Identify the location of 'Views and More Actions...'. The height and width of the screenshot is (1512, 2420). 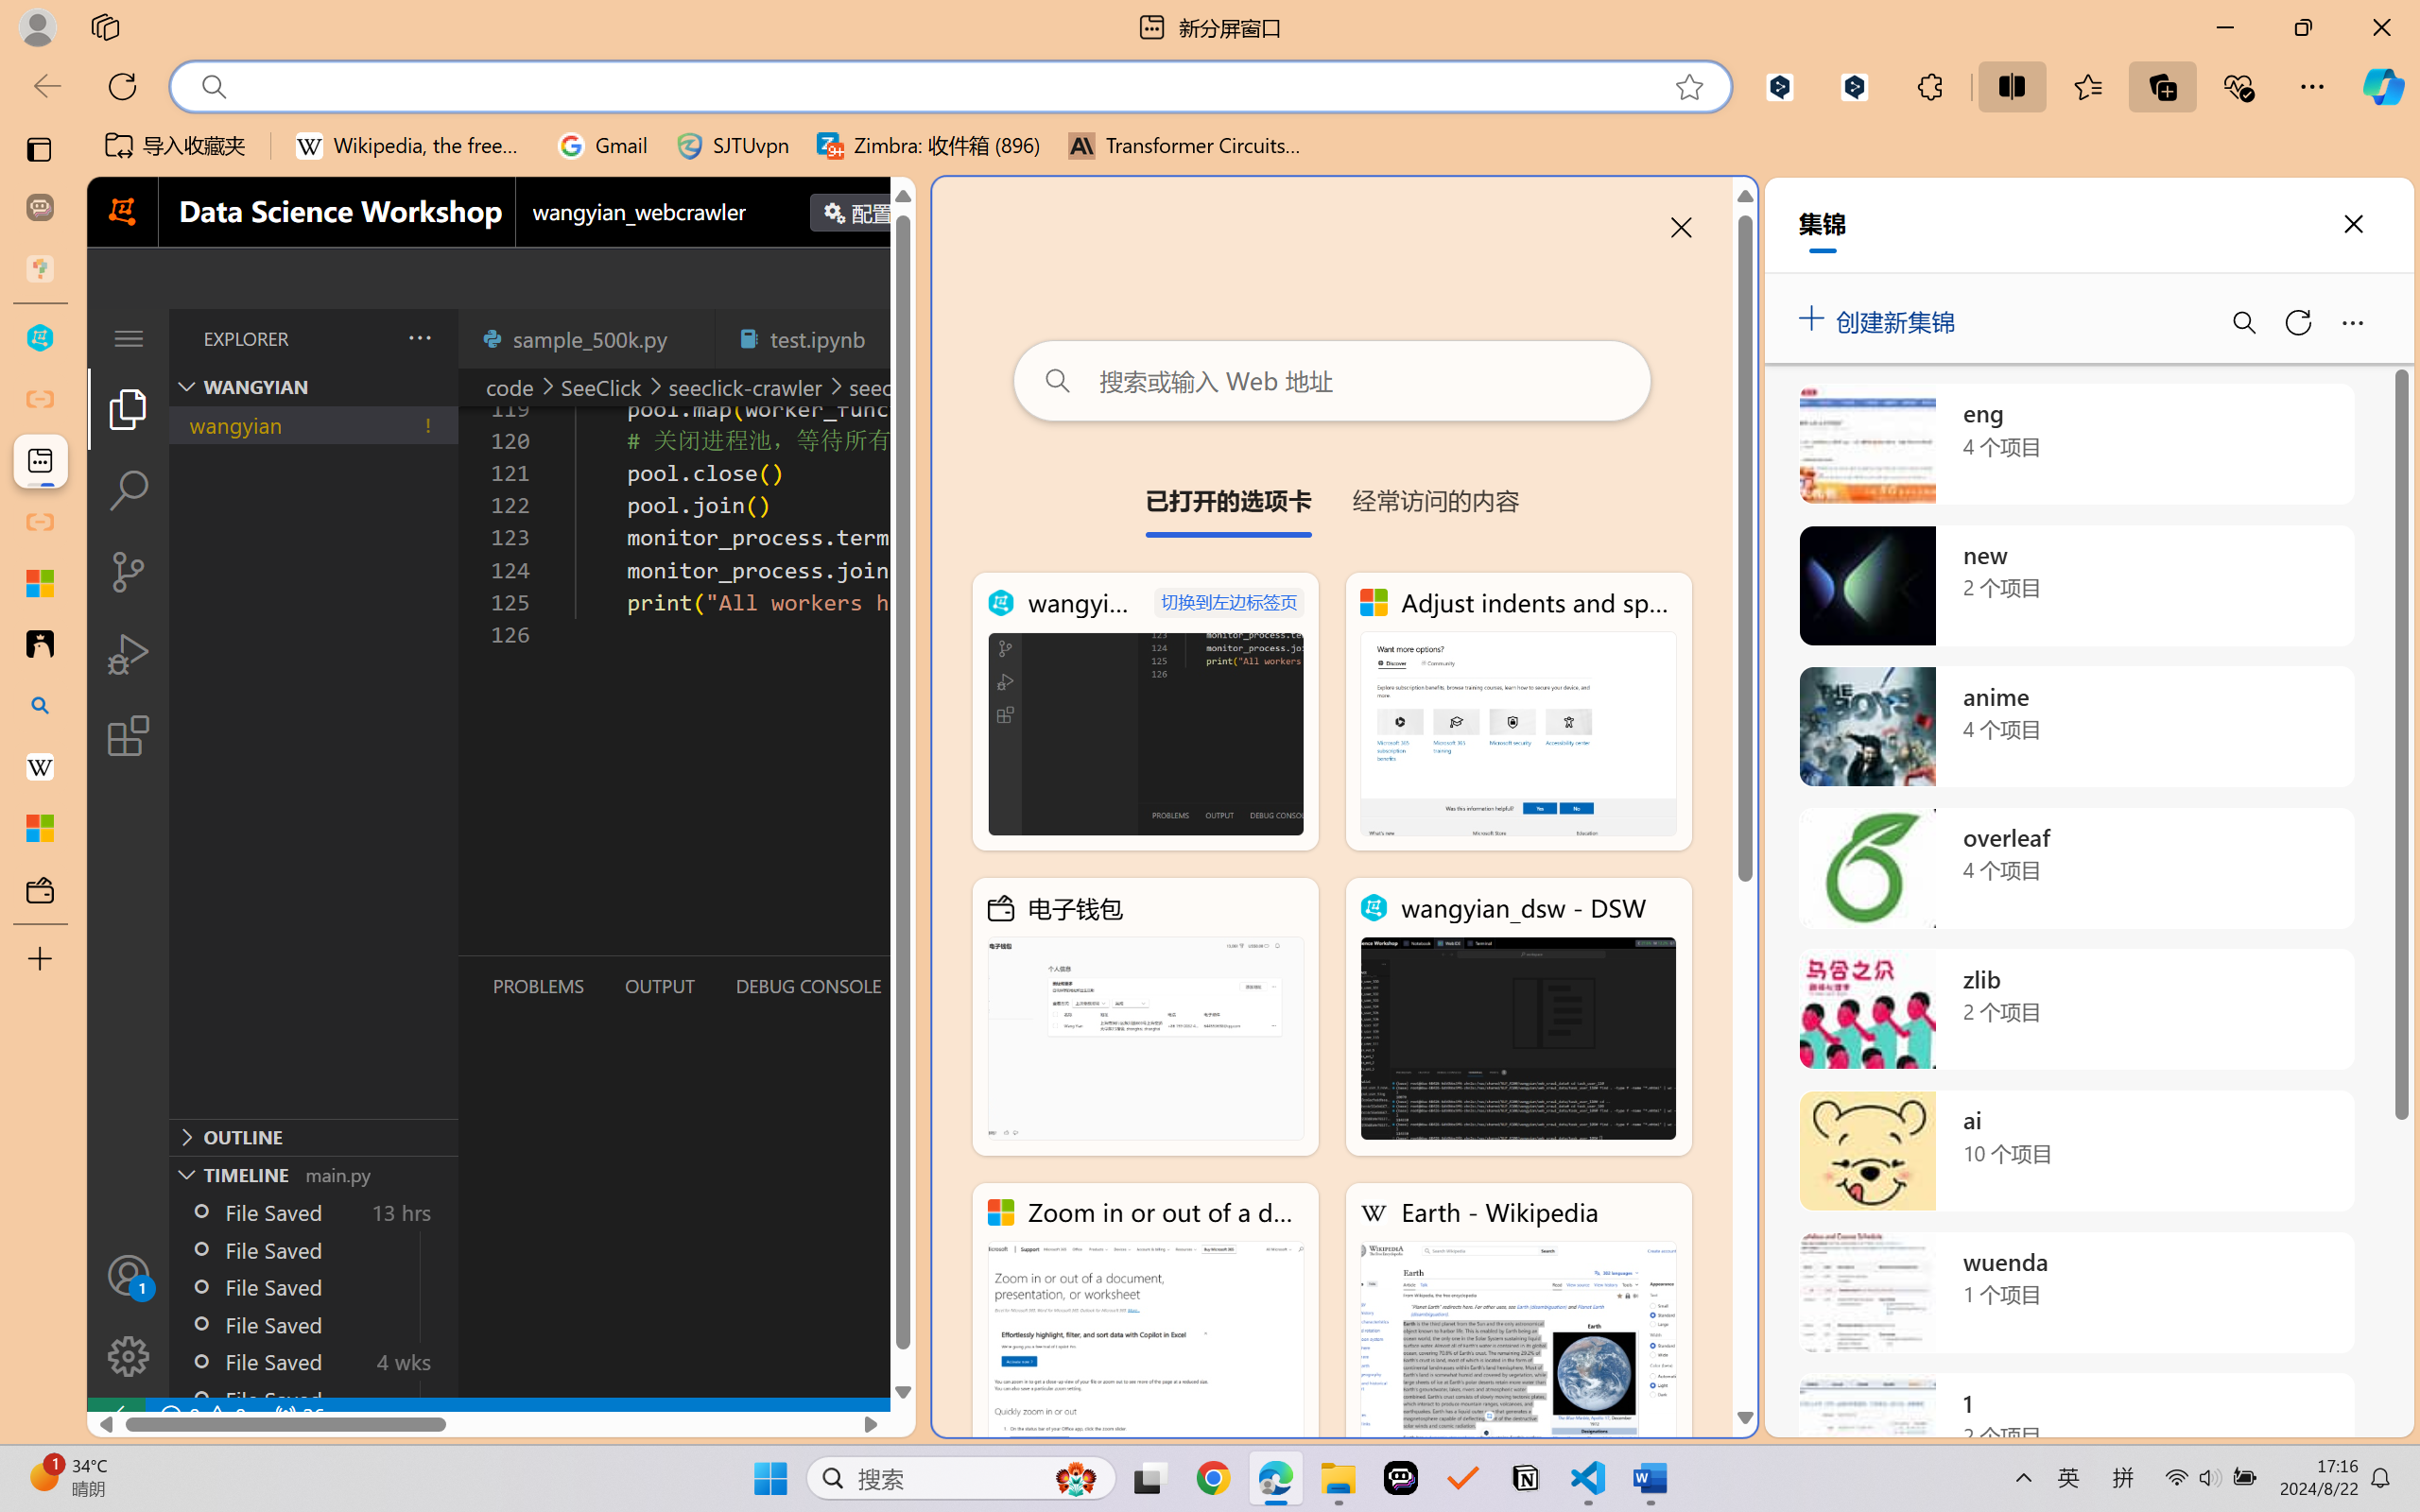
(418, 337).